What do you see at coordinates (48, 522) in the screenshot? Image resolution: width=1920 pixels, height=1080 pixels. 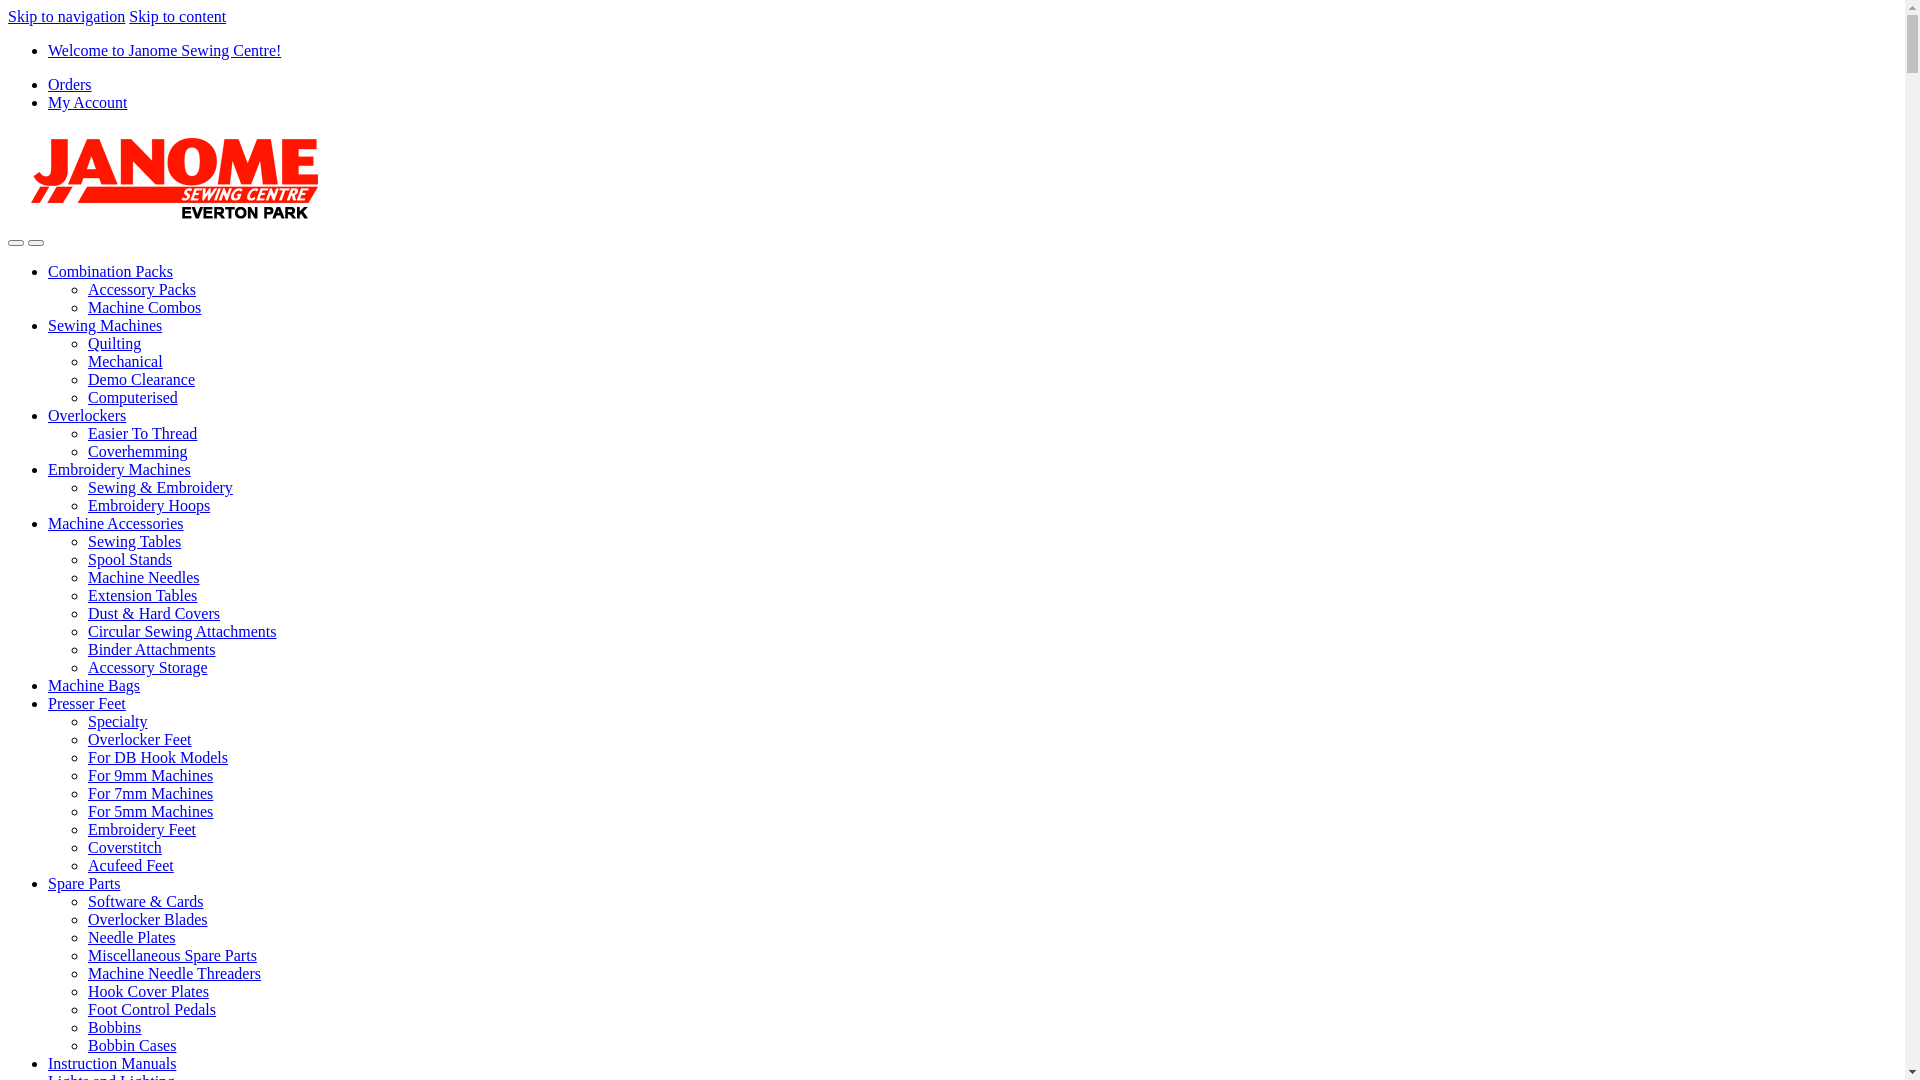 I see `'Machine Accessories'` at bounding box center [48, 522].